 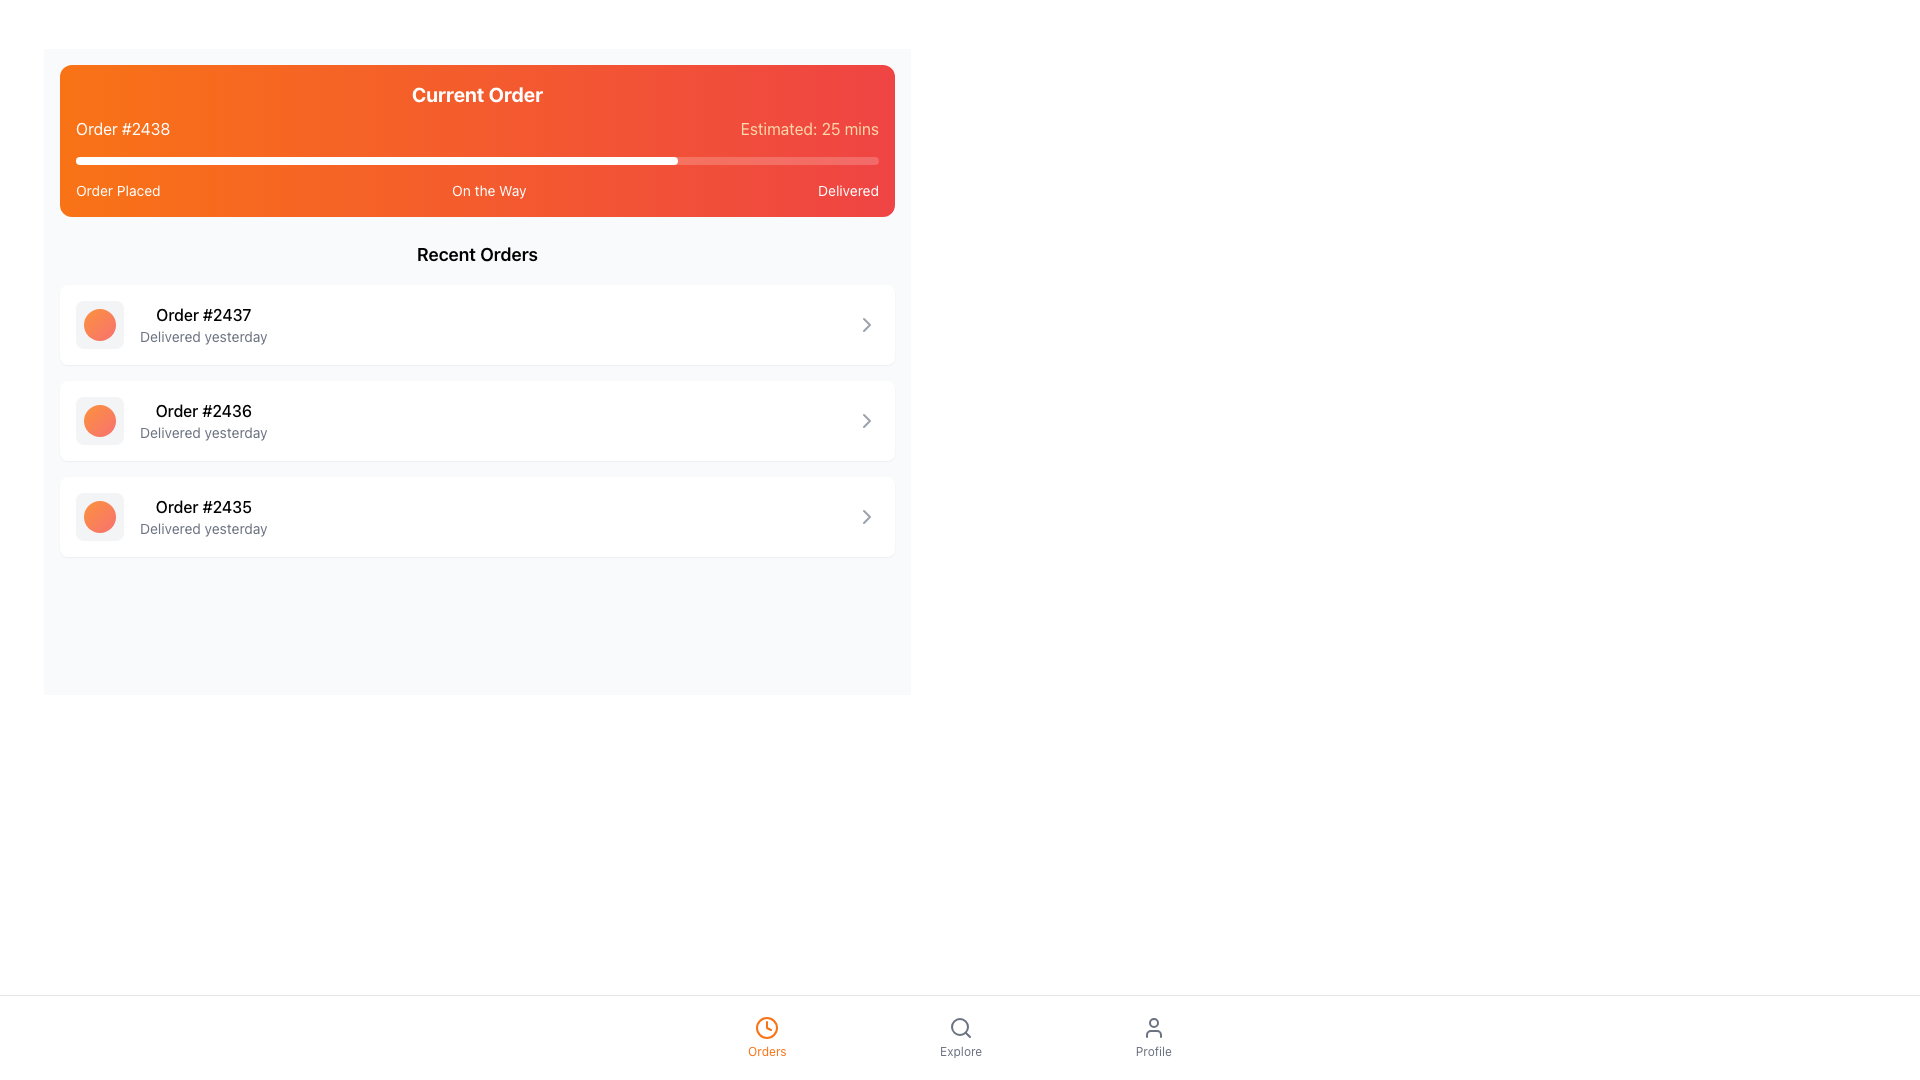 I want to click on the text label providing status information about the order, which indicates that it was delivered on the previous day, located below the title 'Order #2435', so click(x=203, y=527).